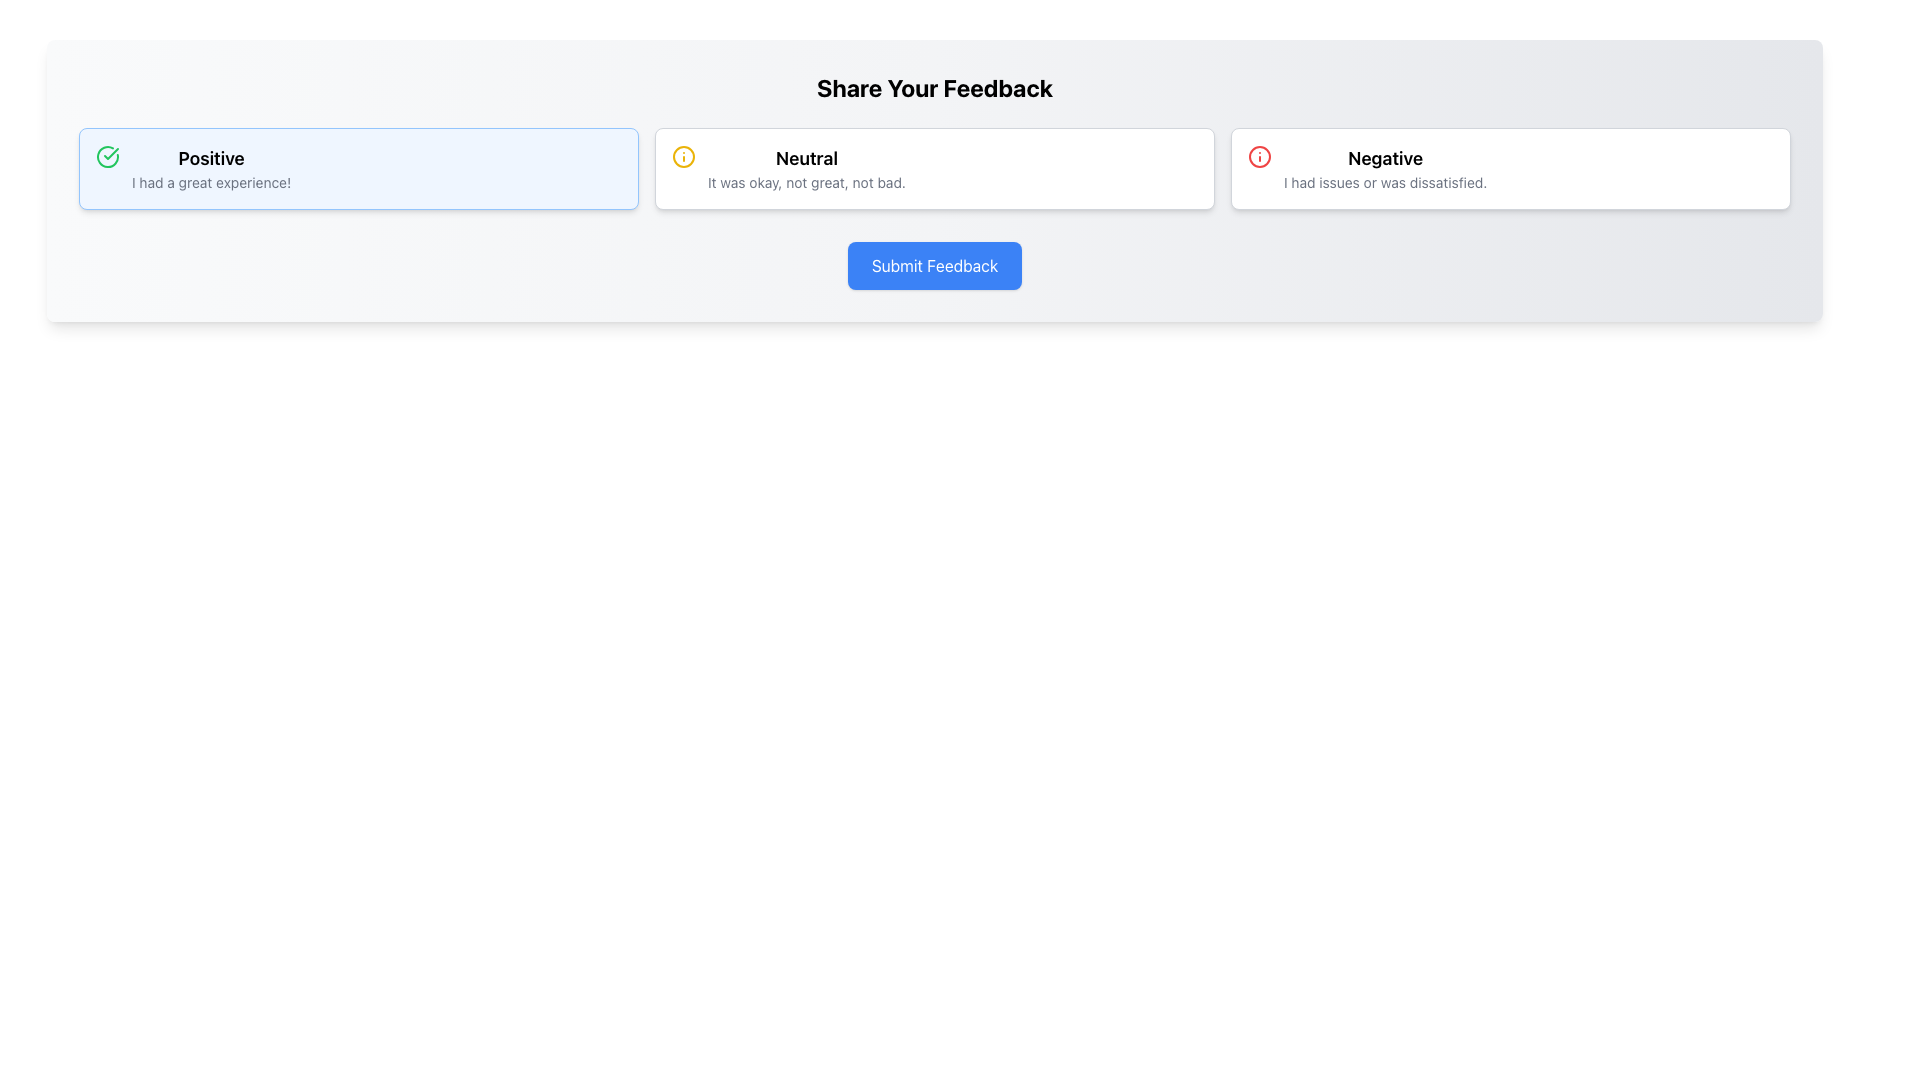 The height and width of the screenshot is (1080, 1920). Describe the element at coordinates (684, 156) in the screenshot. I see `the yellow circular vector graphic element within the 'info' icon that is adjacent to the 'Neutral' sentiment button` at that location.